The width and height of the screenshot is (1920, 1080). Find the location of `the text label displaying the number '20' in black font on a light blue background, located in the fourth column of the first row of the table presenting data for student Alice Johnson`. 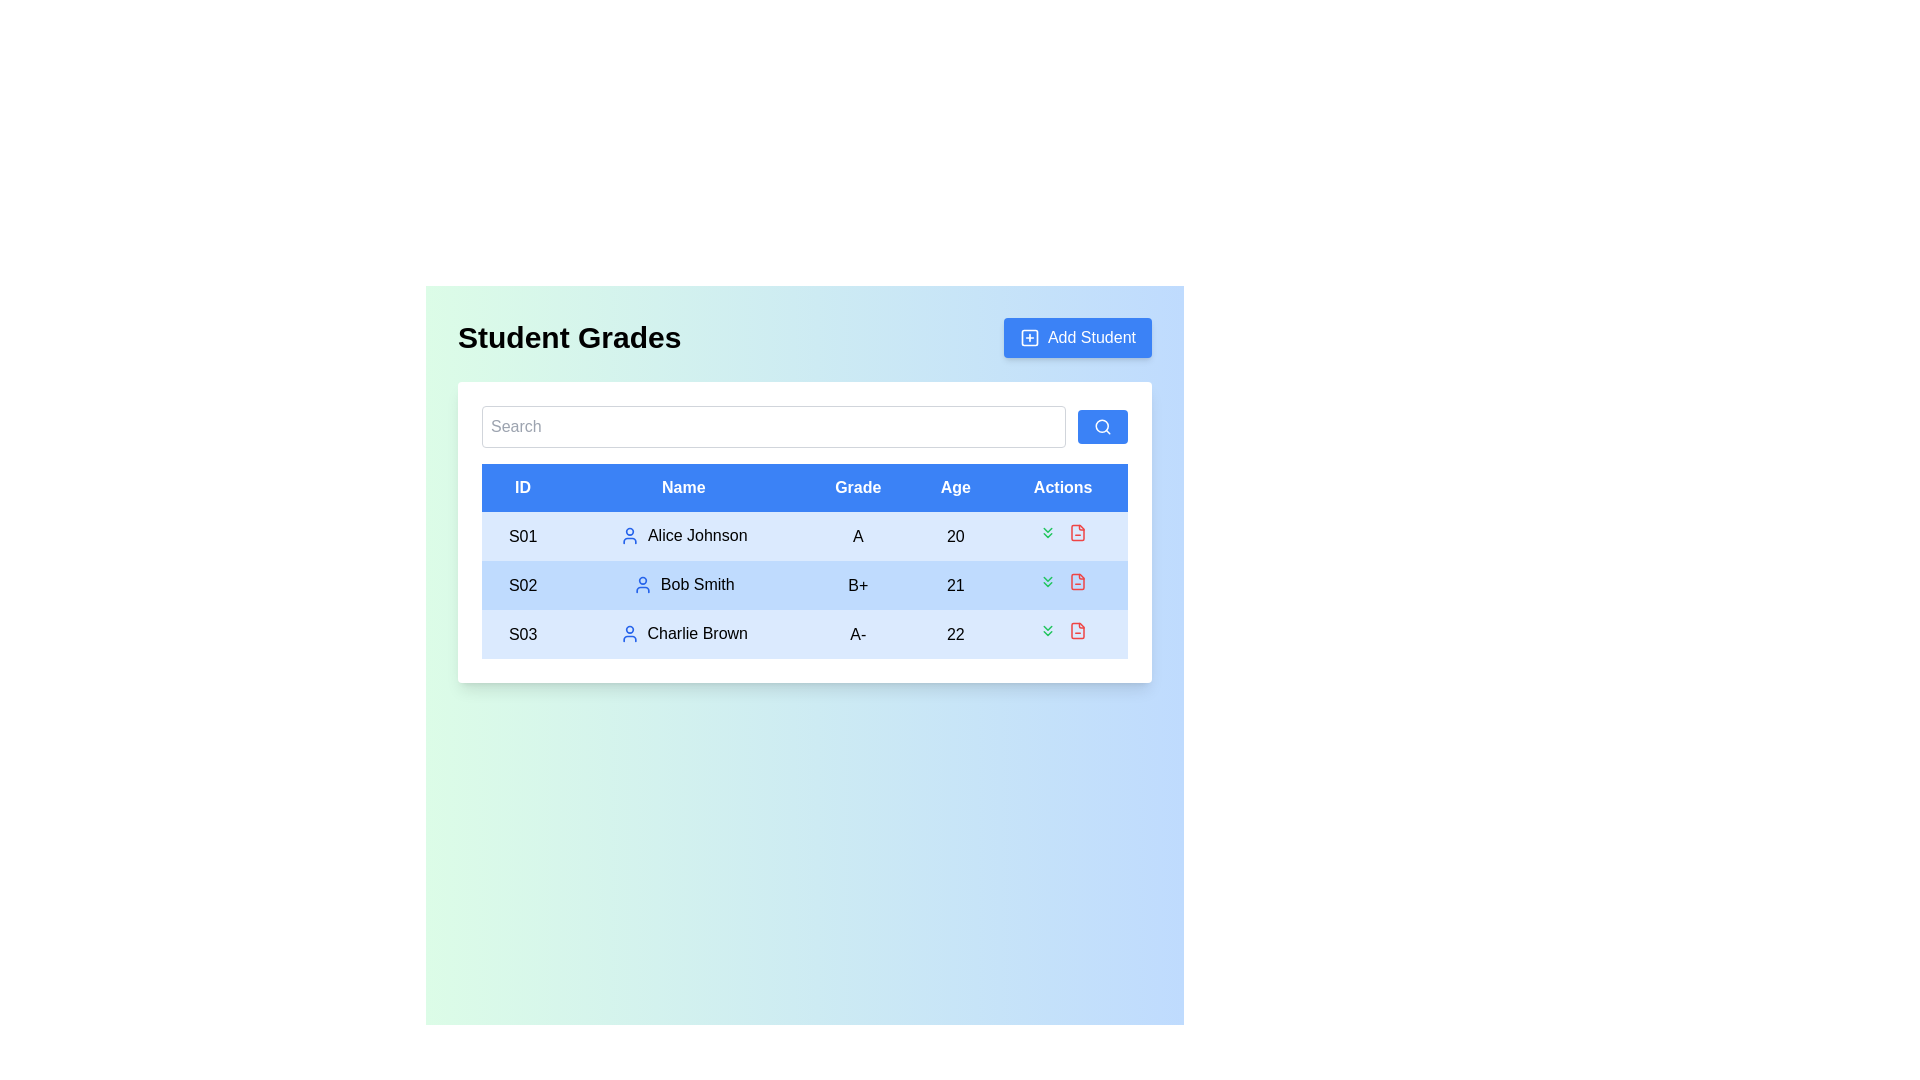

the text label displaying the number '20' in black font on a light blue background, located in the fourth column of the first row of the table presenting data for student Alice Johnson is located at coordinates (954, 535).